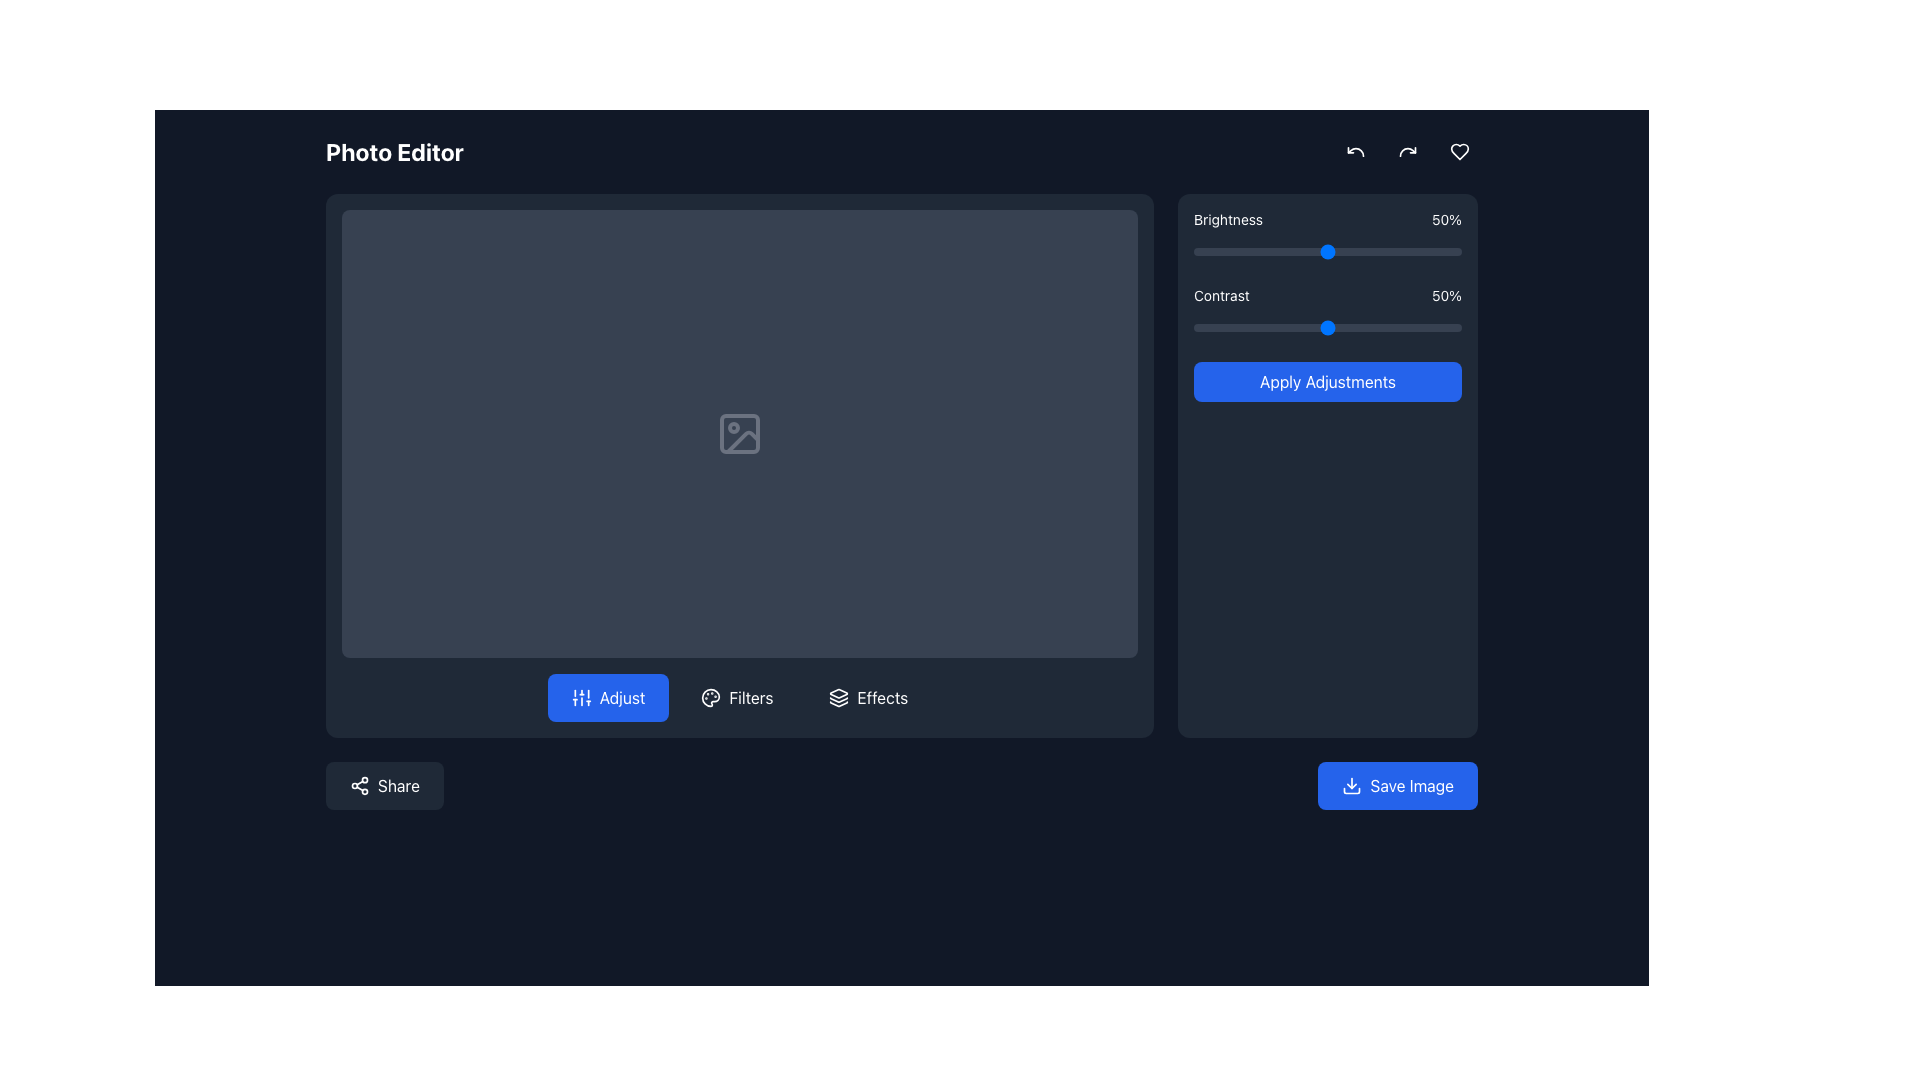 The width and height of the screenshot is (1920, 1080). I want to click on brightness, so click(1273, 250).